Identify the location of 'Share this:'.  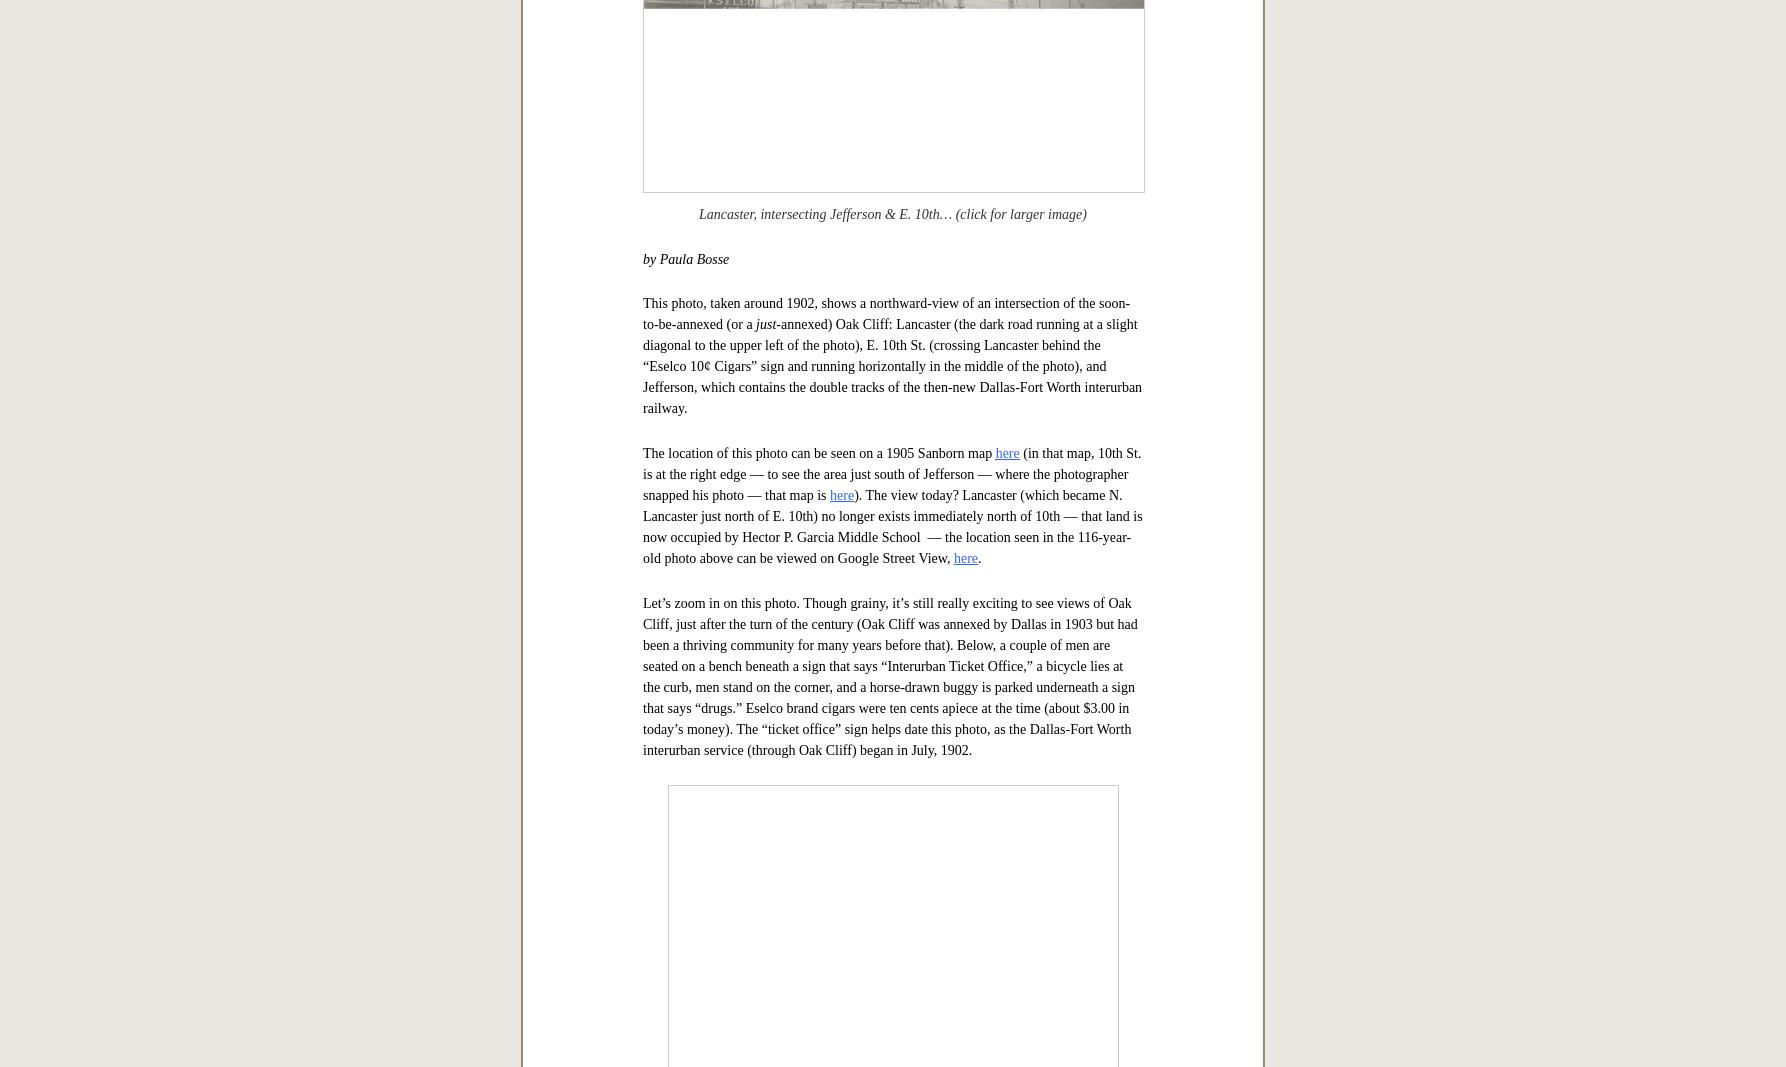
(670, 149).